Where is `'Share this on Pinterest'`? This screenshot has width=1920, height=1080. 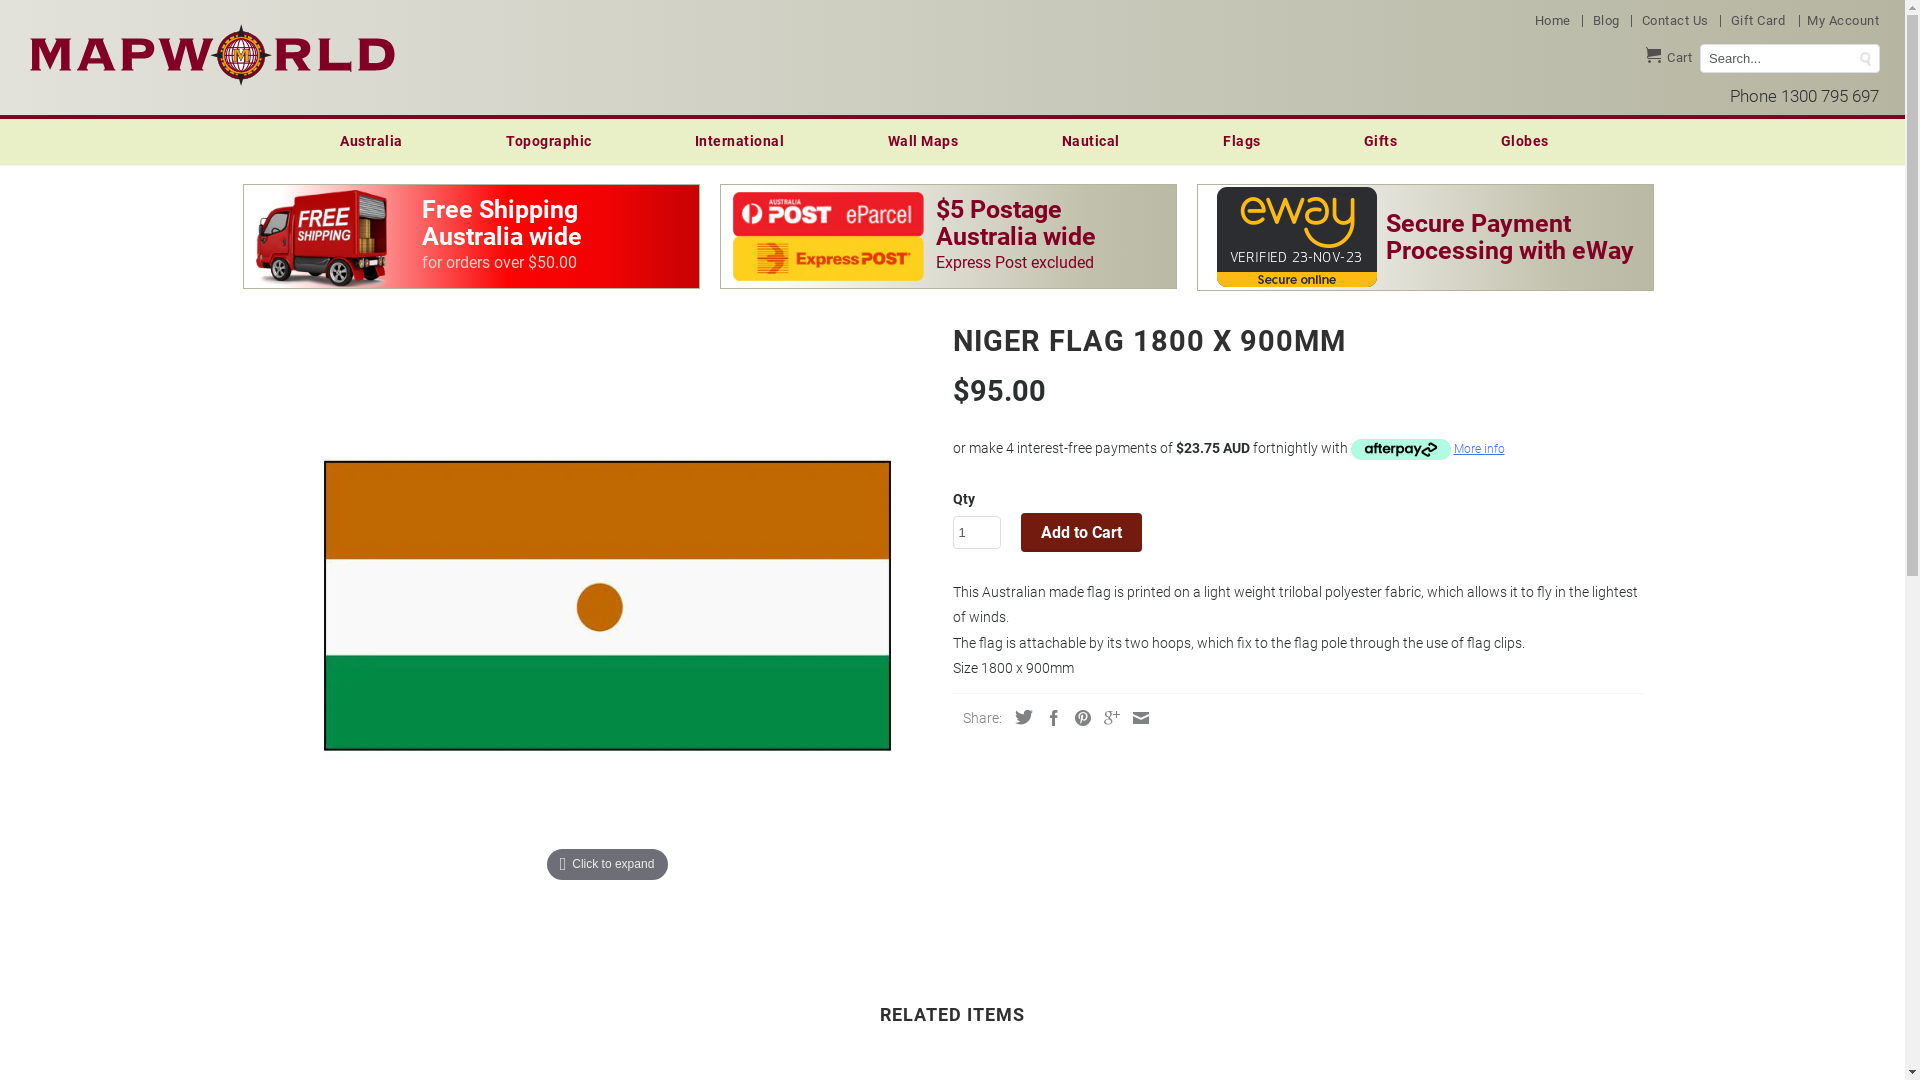 'Share this on Pinterest' is located at coordinates (1075, 716).